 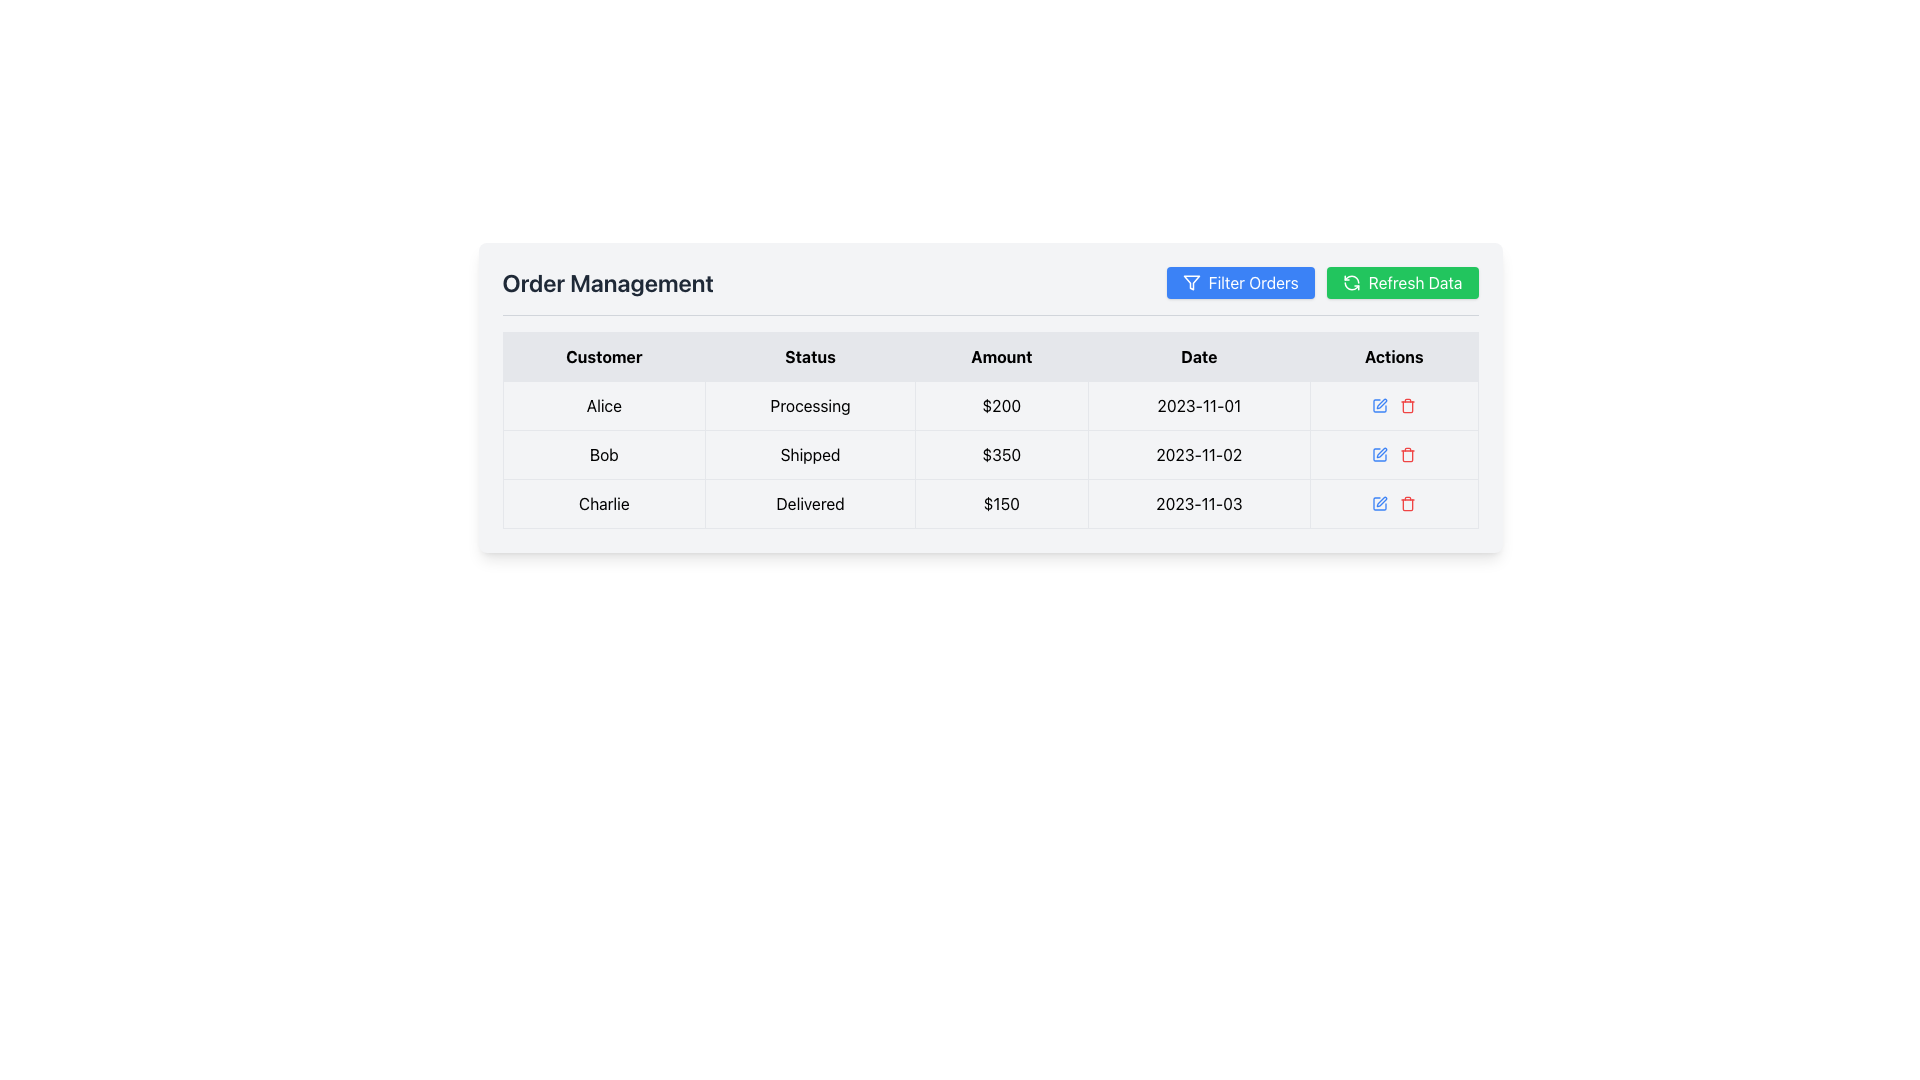 What do you see at coordinates (1199, 356) in the screenshot?
I see `the 'Date' column header in the table, which is the fourth header from the left in a row of five headers: 'Customer', 'Status', 'Amount', 'Date', and 'Actions'` at bounding box center [1199, 356].